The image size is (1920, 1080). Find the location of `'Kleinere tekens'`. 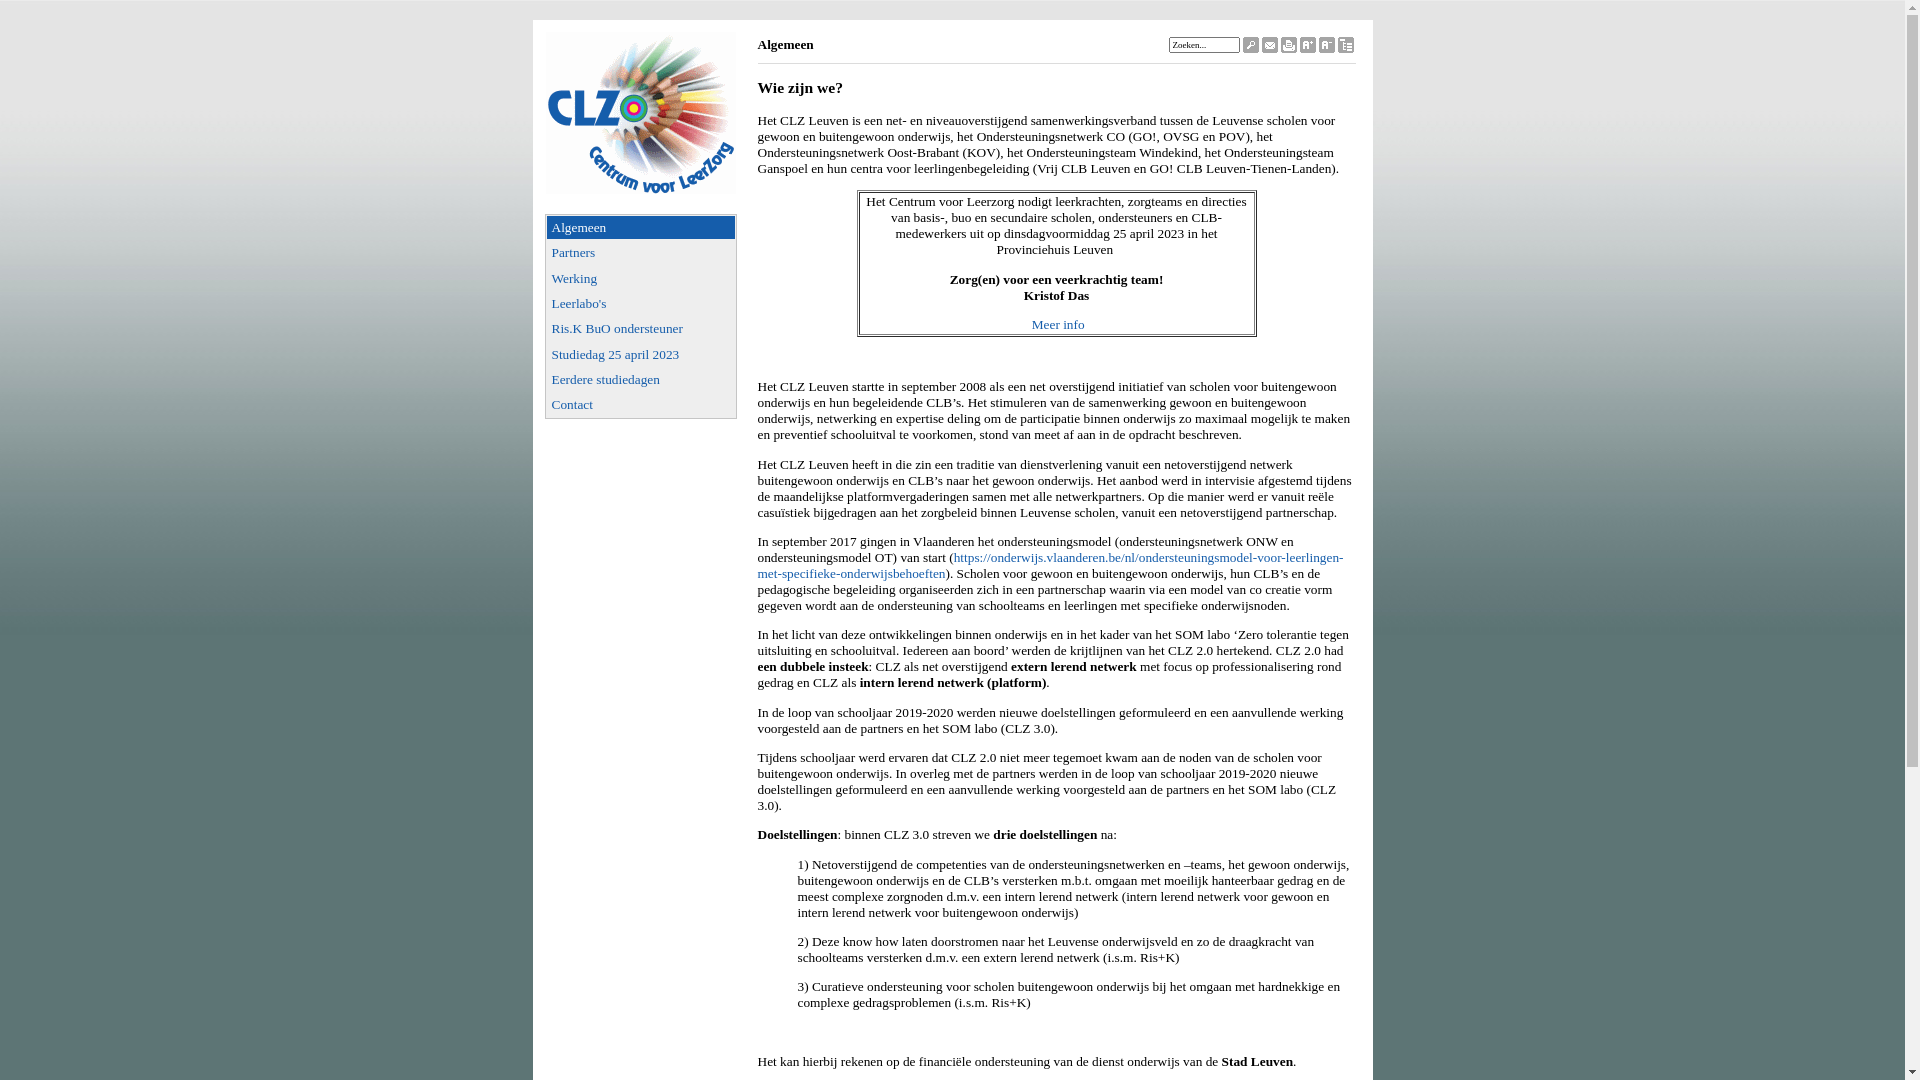

'Kleinere tekens' is located at coordinates (1325, 46).